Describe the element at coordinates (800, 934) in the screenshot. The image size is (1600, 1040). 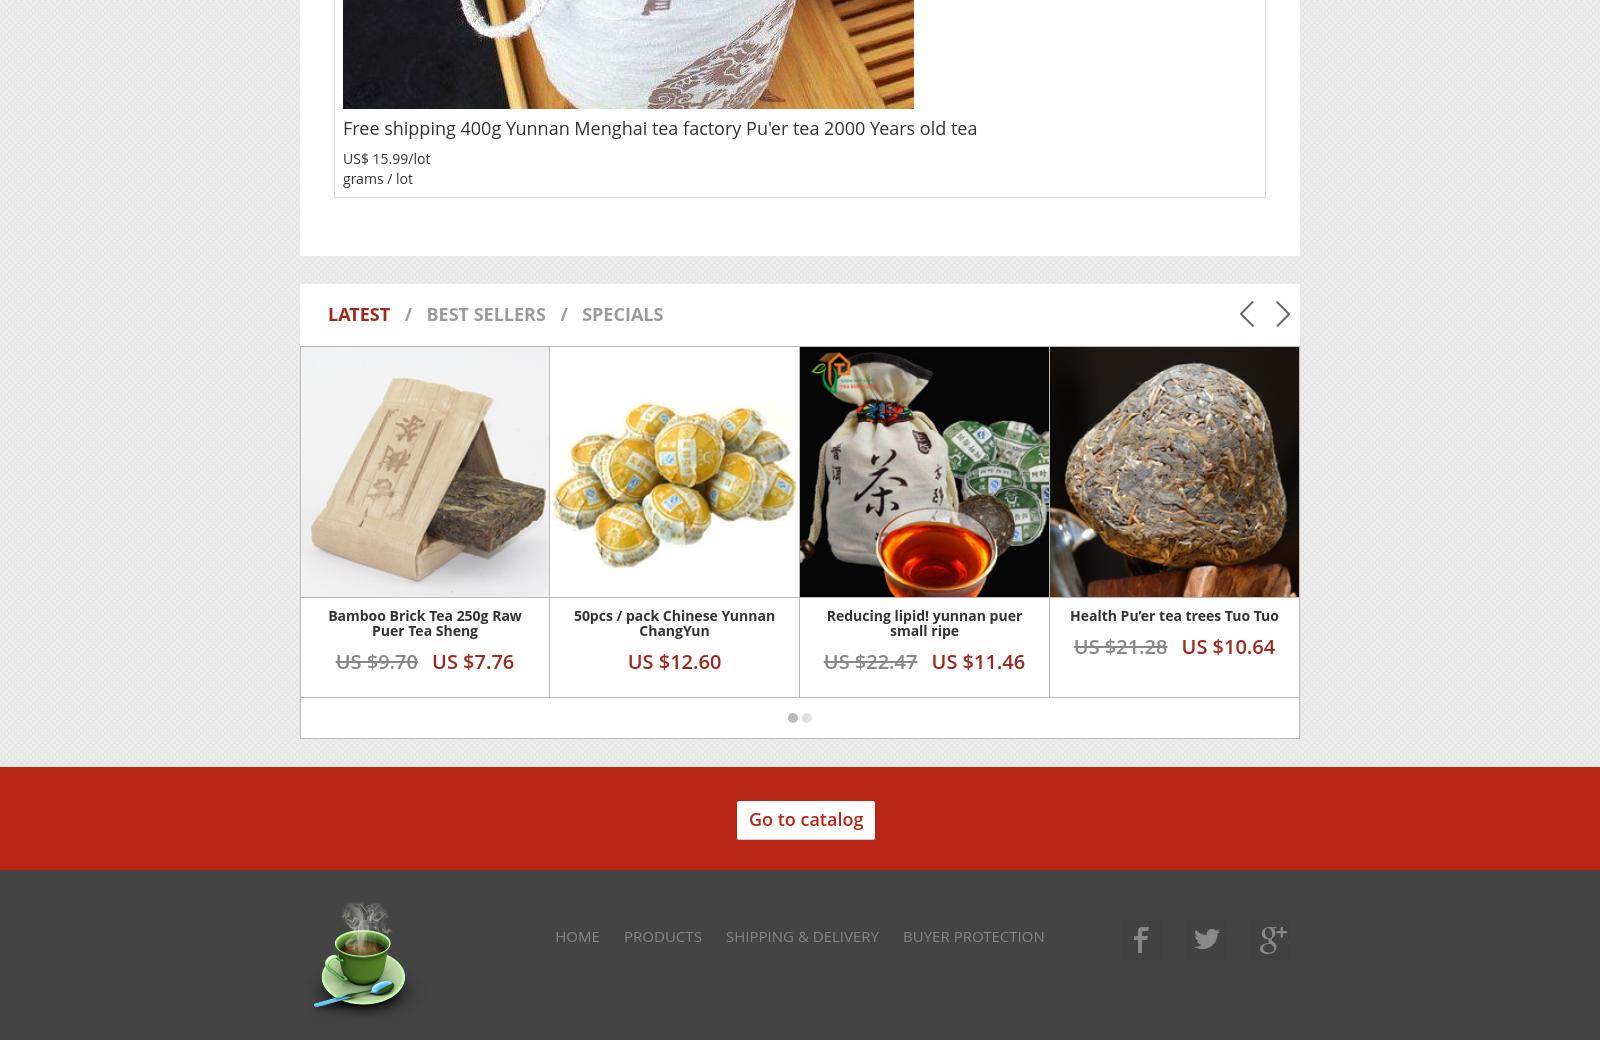
I see `'Shipping & Delivery'` at that location.